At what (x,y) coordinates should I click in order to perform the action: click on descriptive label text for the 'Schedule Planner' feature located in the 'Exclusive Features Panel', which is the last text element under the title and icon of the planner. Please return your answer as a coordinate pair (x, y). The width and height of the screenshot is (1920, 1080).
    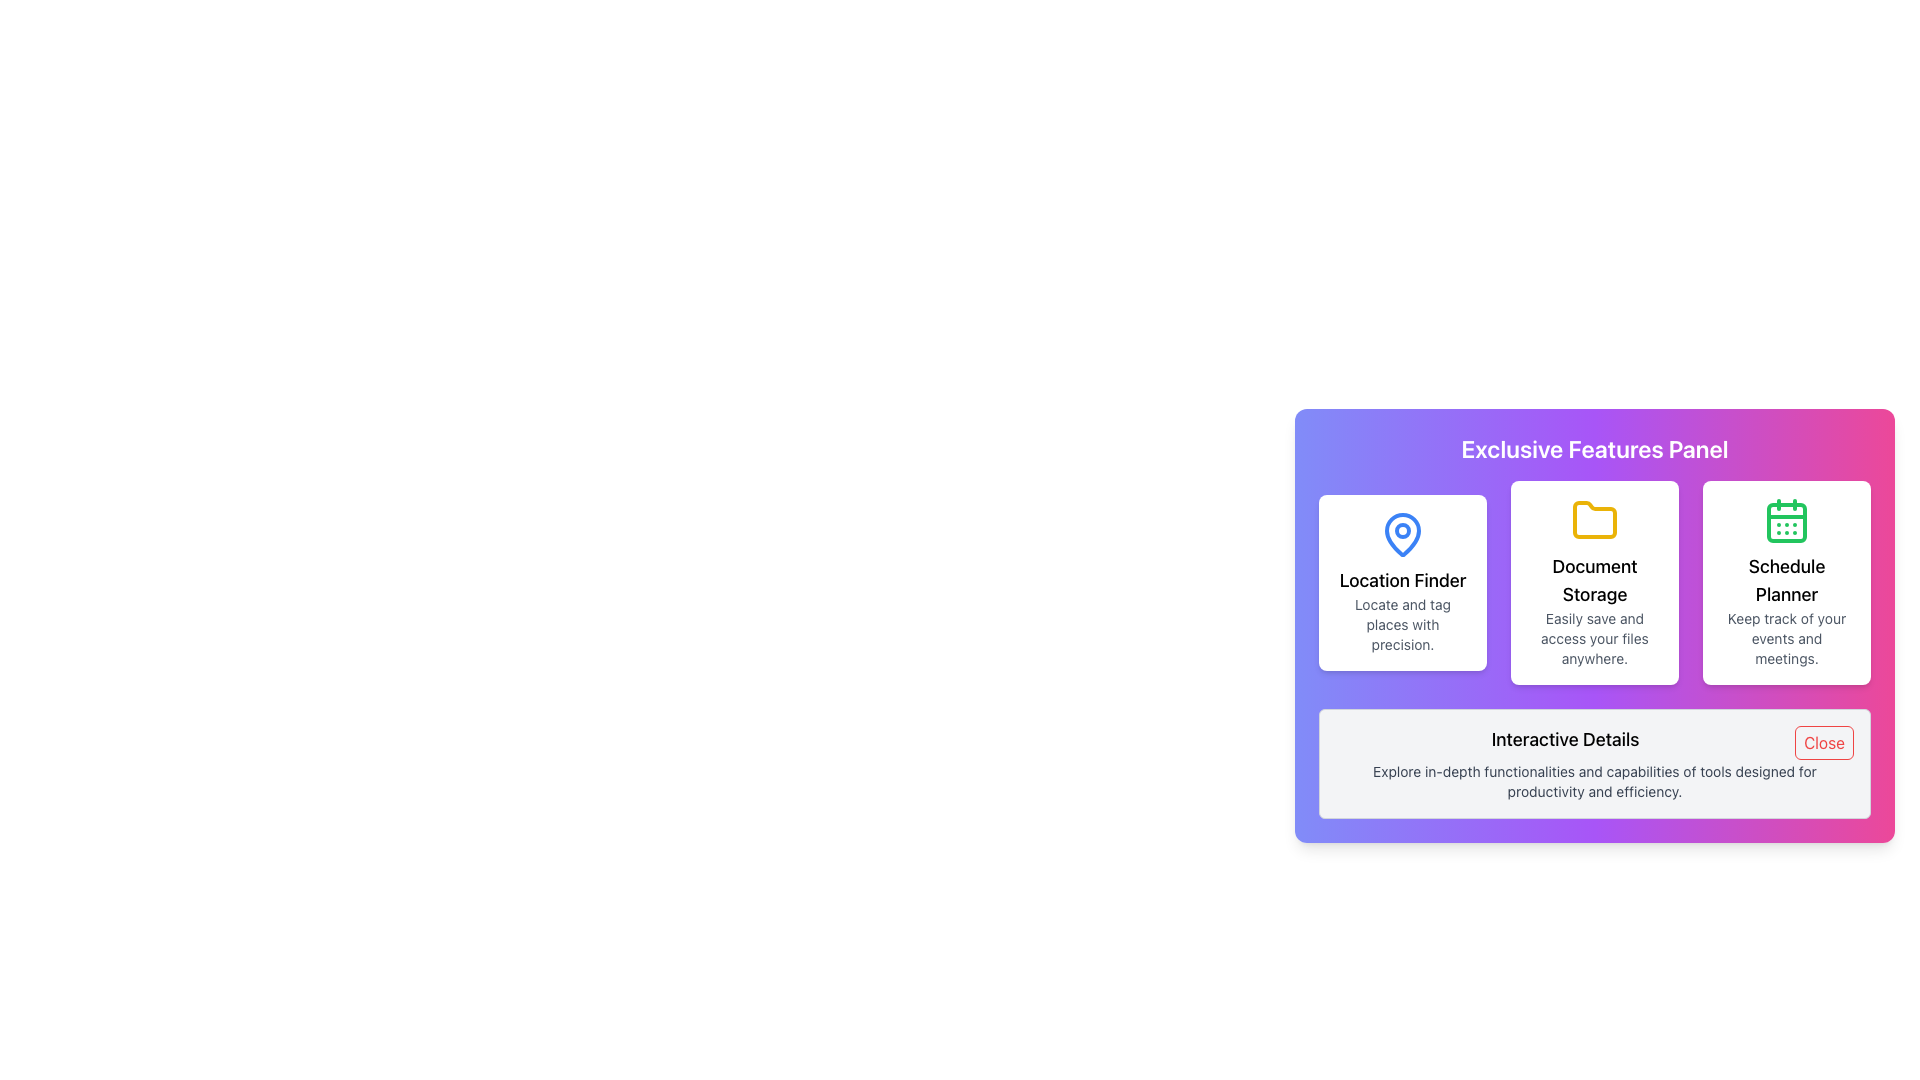
    Looking at the image, I should click on (1786, 639).